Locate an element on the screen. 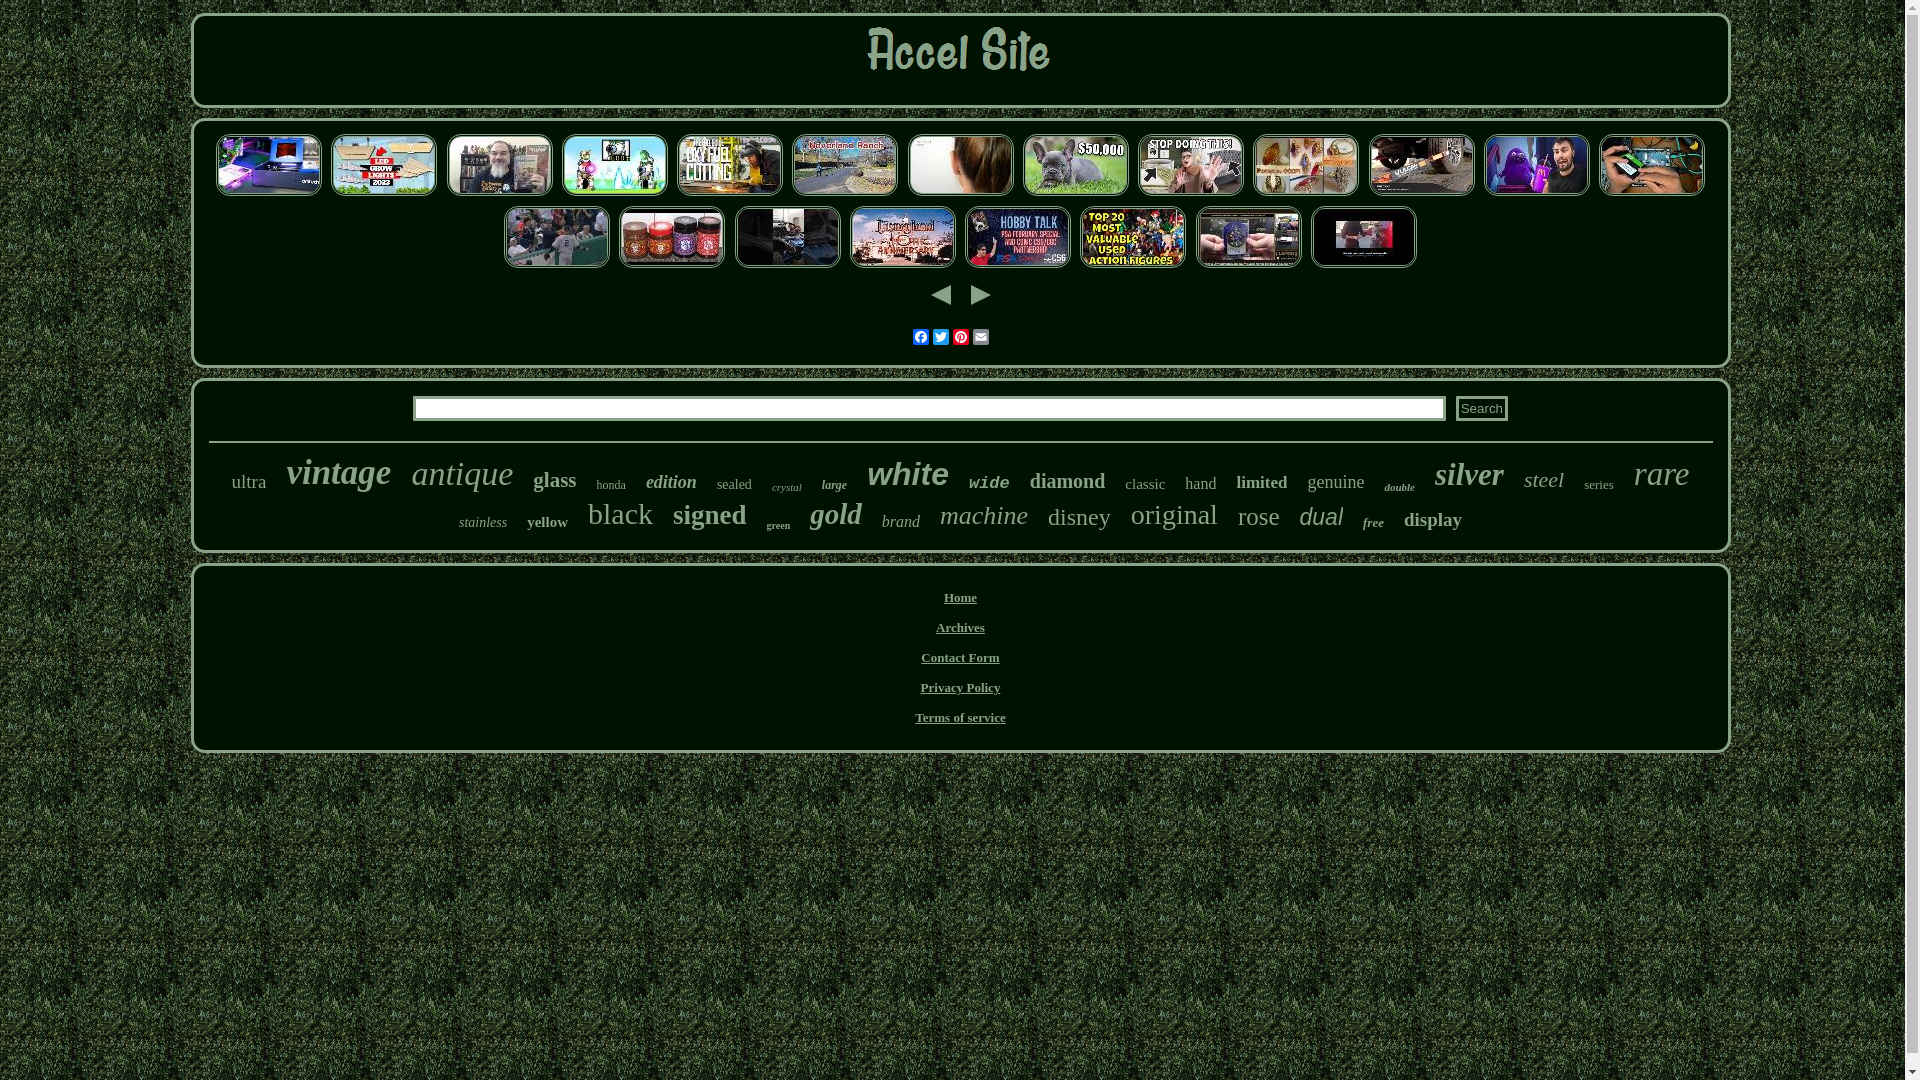 The height and width of the screenshot is (1080, 1920). 'green' is located at coordinates (766, 524).